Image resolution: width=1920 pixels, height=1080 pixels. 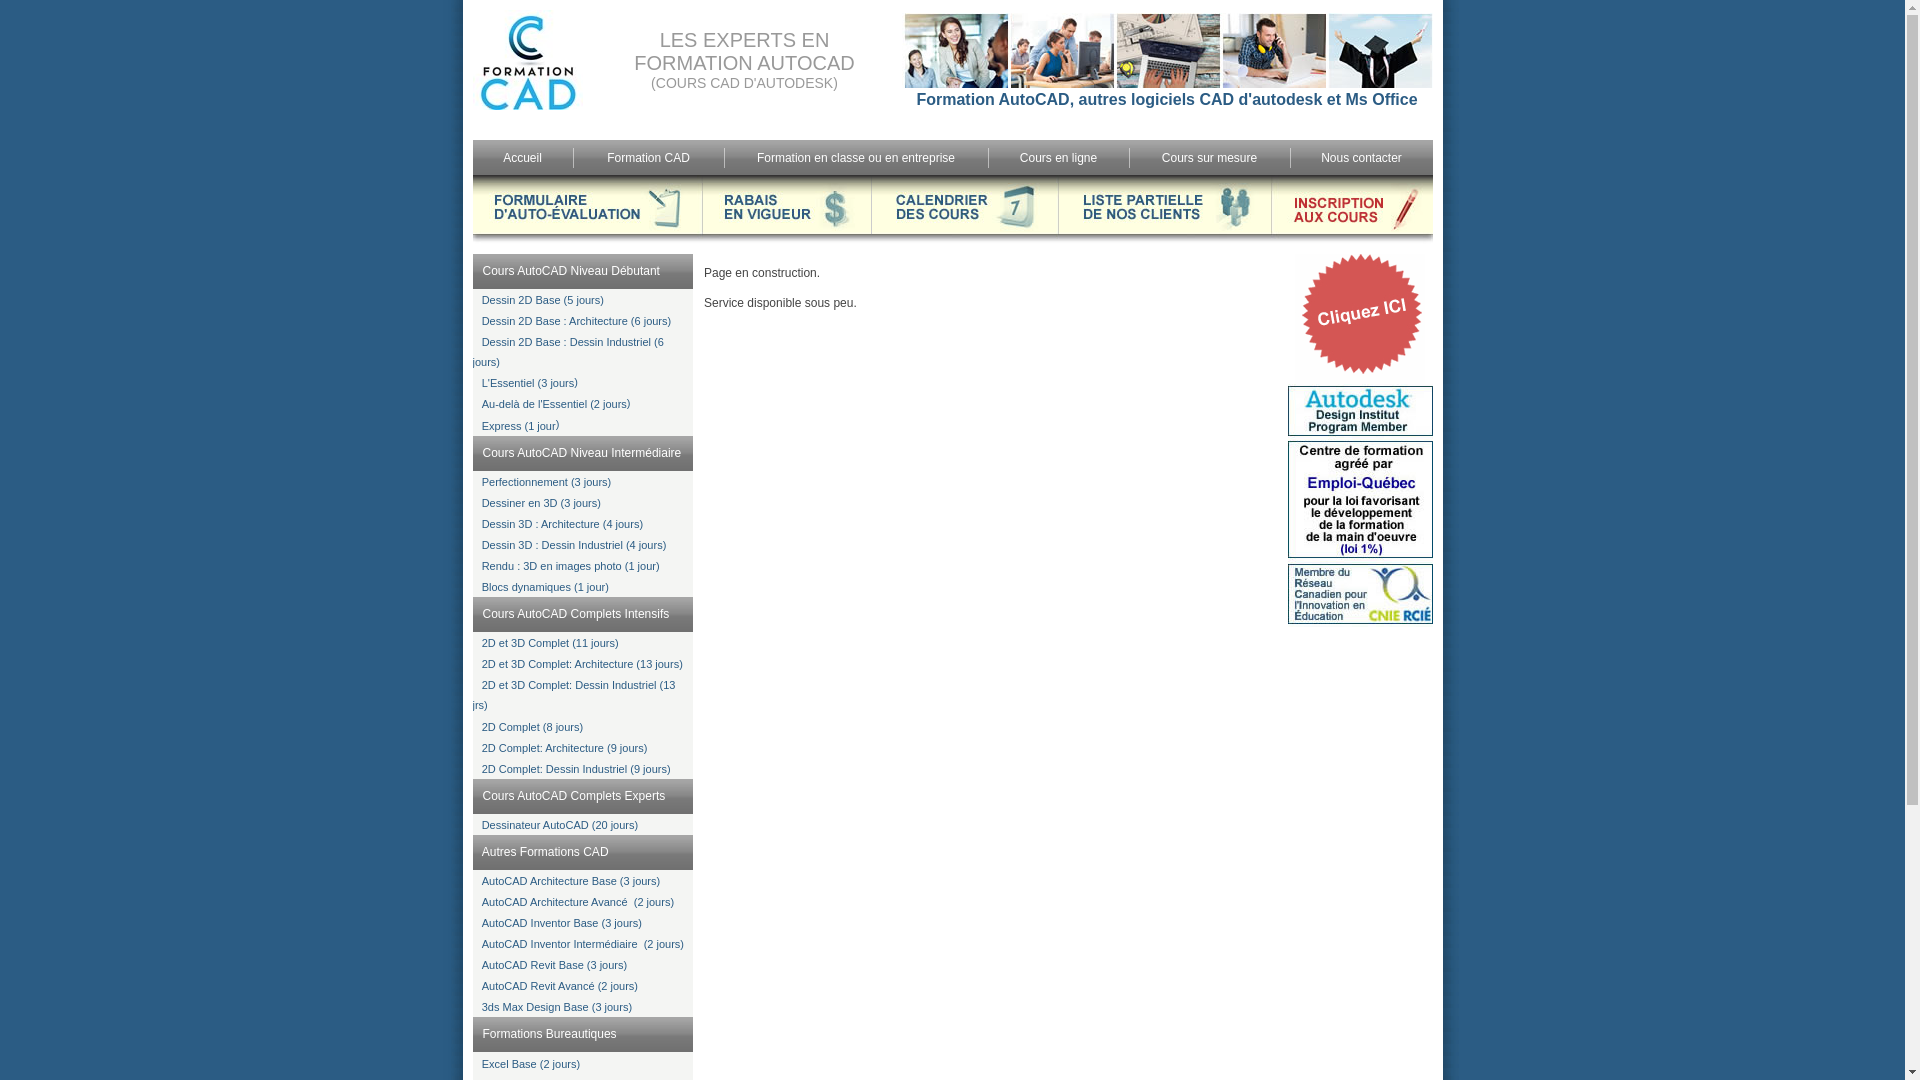 I want to click on 'L'Essentiel (3 jours', so click(x=528, y=382).